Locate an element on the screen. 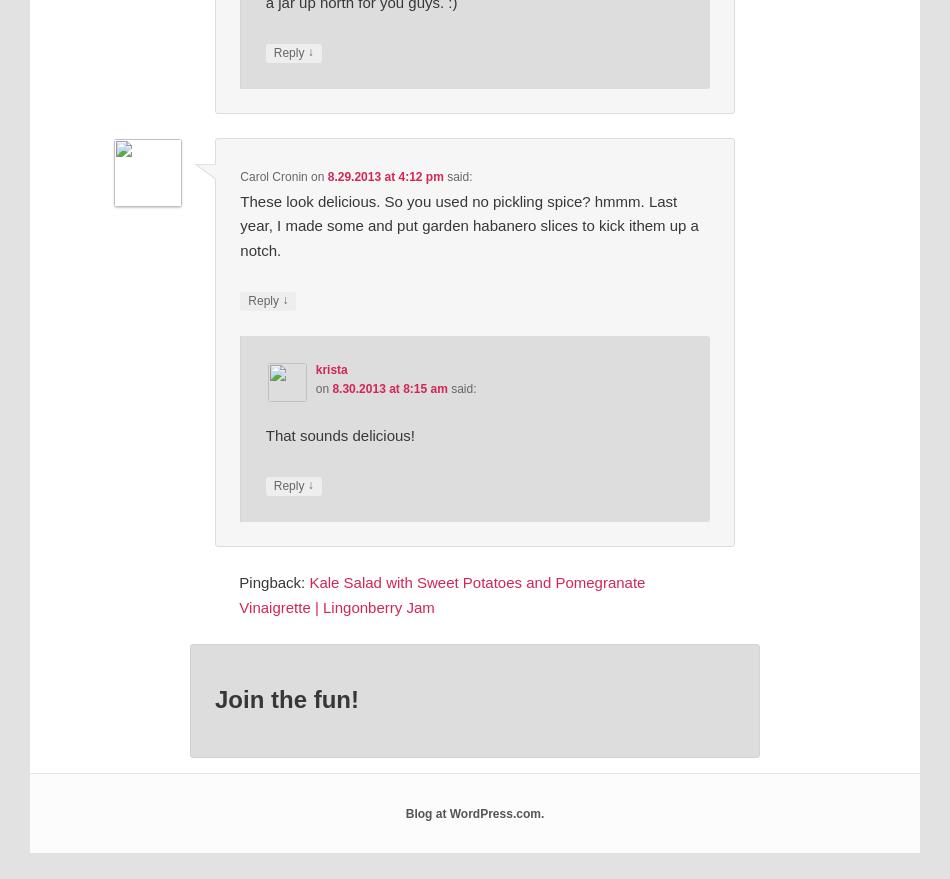 The height and width of the screenshot is (879, 950). 'Blog at WordPress.com.' is located at coordinates (473, 811).